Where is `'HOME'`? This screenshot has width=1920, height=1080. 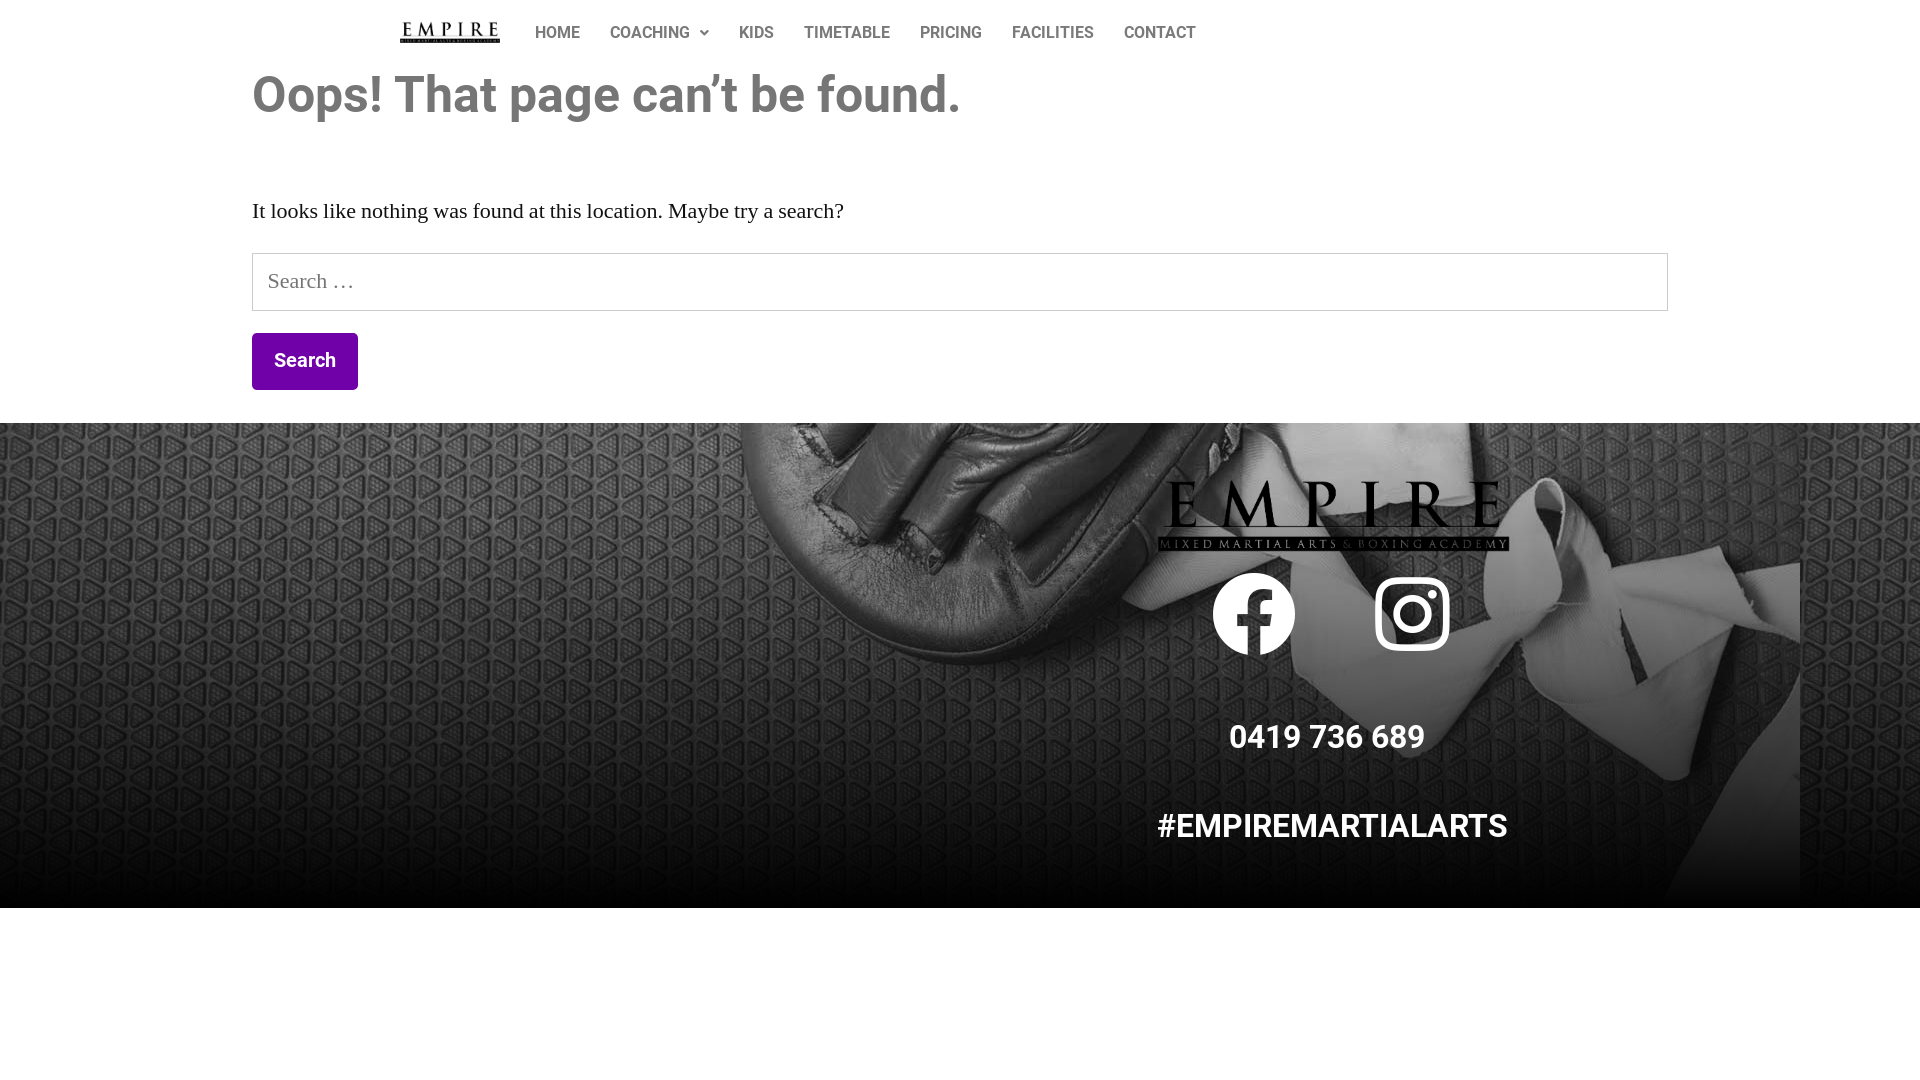 'HOME' is located at coordinates (557, 33).